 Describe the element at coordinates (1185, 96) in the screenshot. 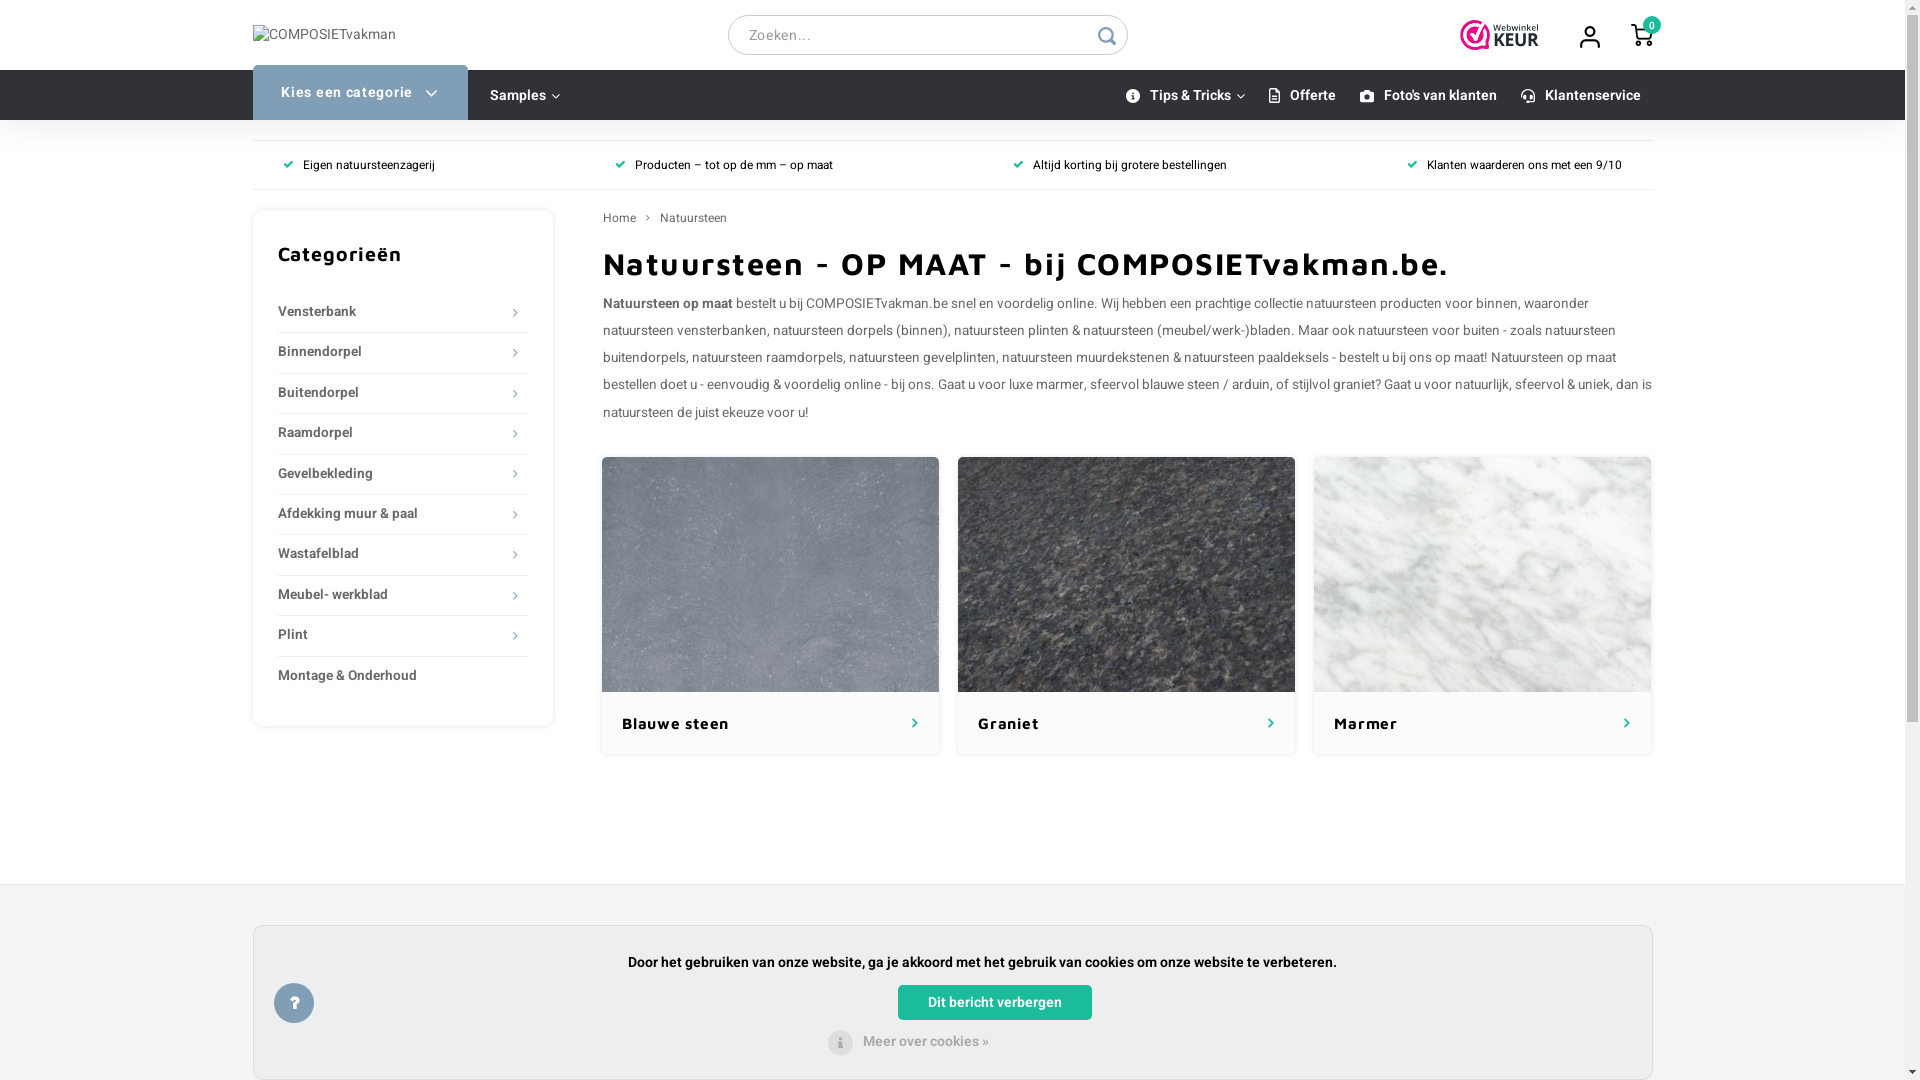

I see `'Tips & Tricks'` at that location.